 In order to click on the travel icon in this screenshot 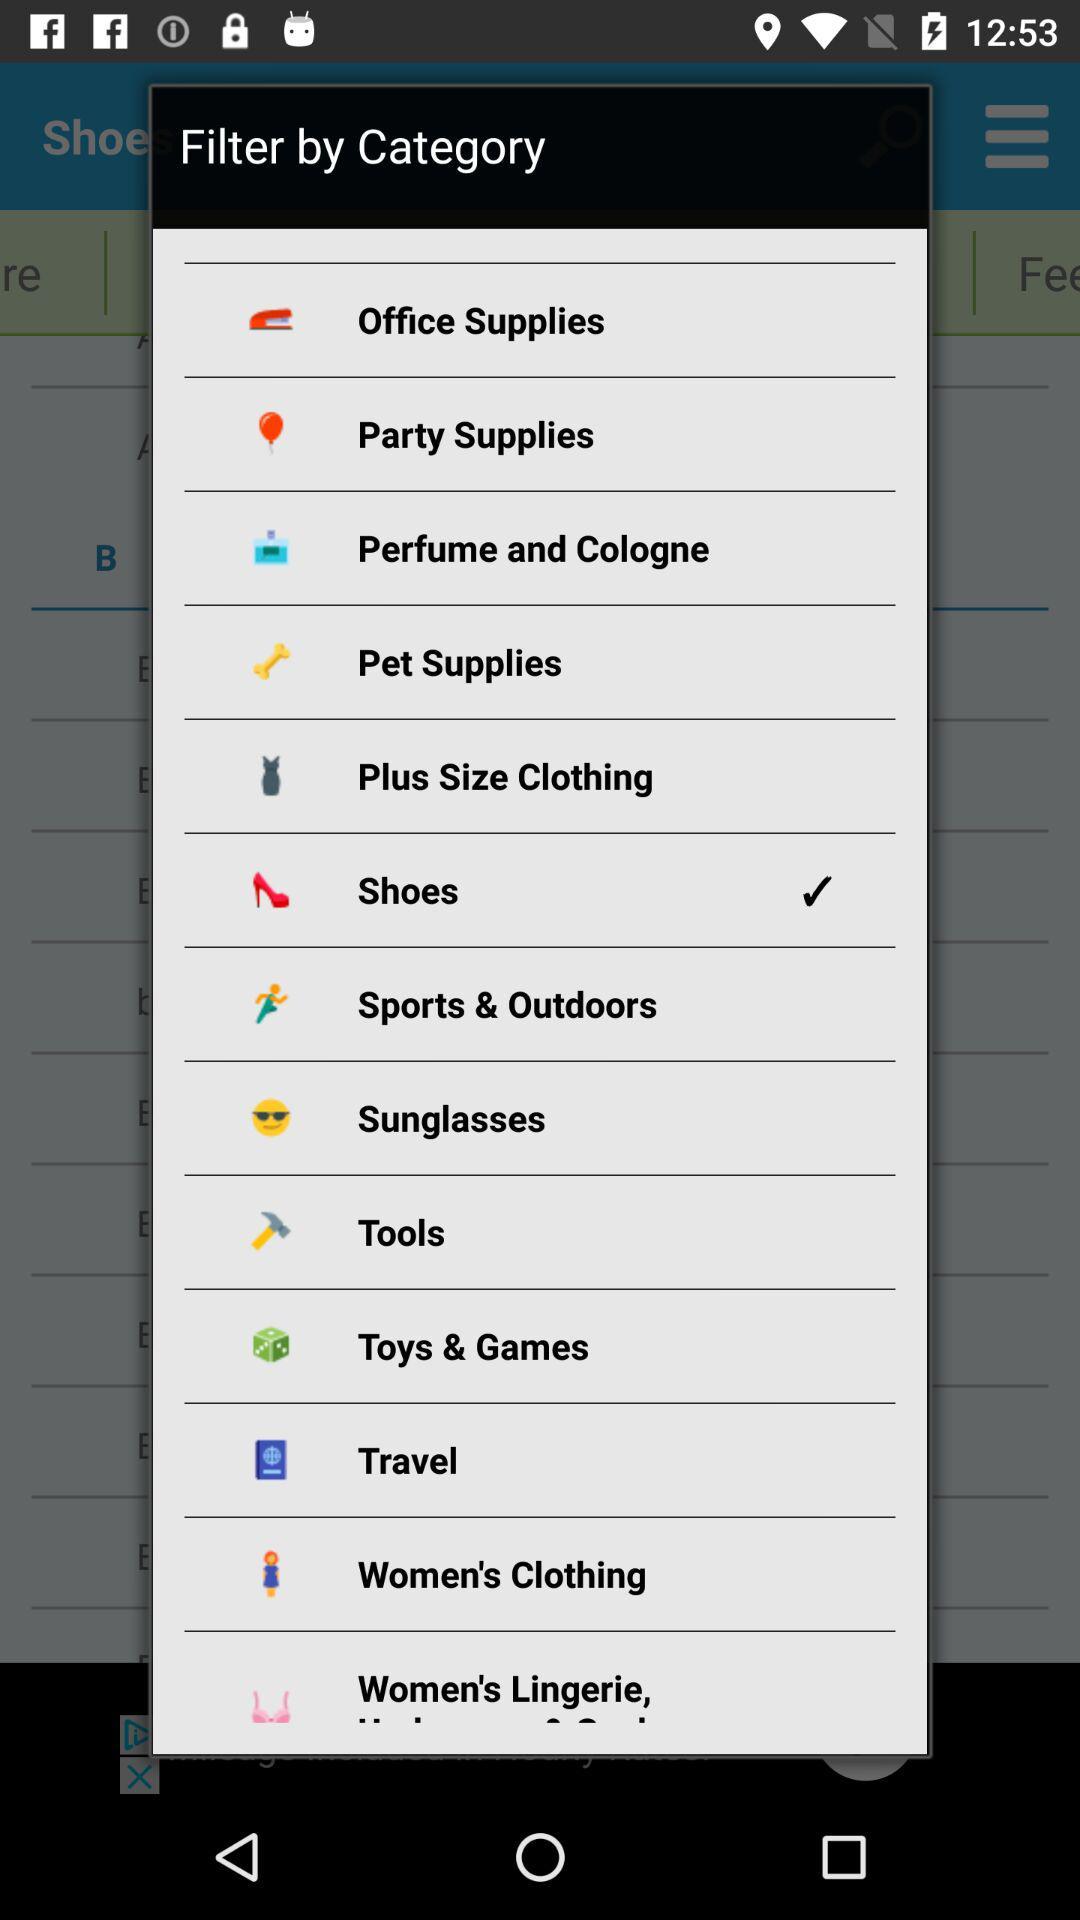, I will do `click(563, 1459)`.